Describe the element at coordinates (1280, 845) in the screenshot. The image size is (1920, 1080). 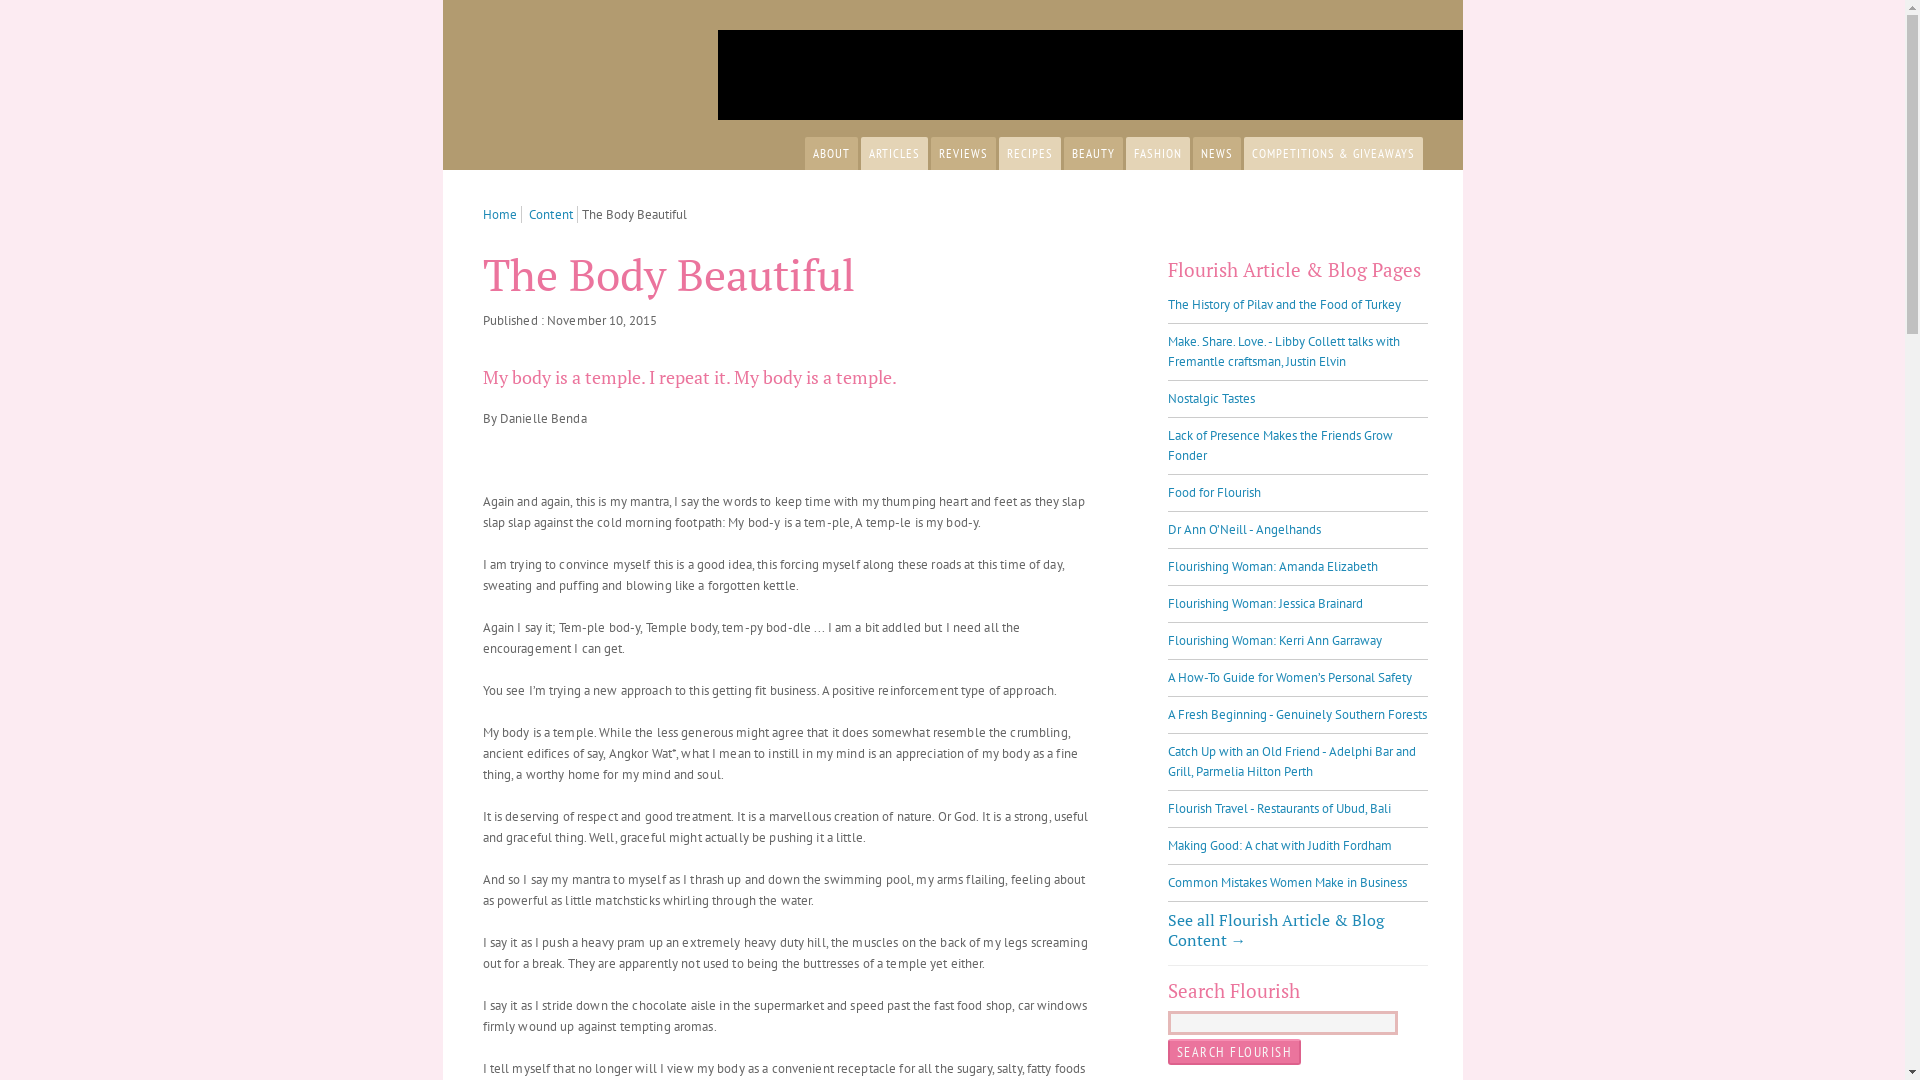
I see `'Making Good: A chat with Judith Fordham'` at that location.